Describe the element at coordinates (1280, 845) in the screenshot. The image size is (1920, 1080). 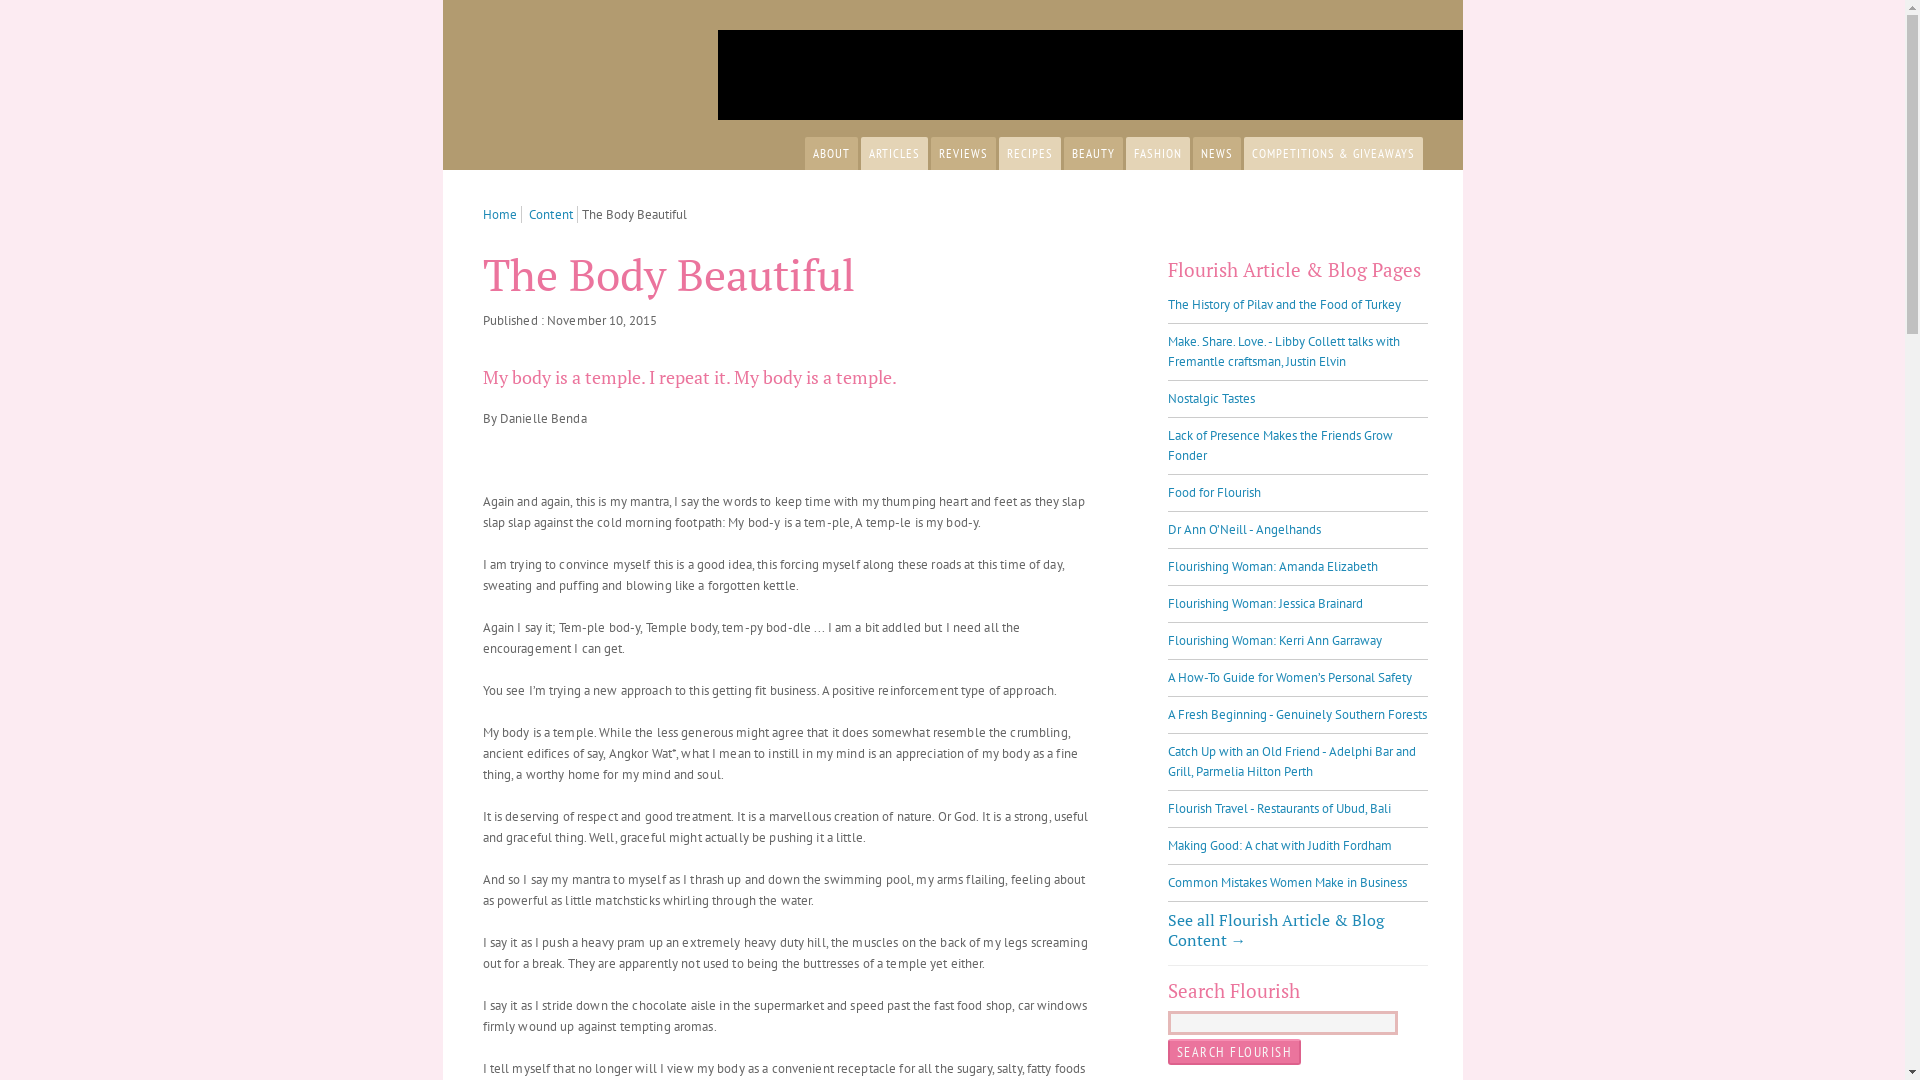
I see `'Making Good: A chat with Judith Fordham'` at that location.